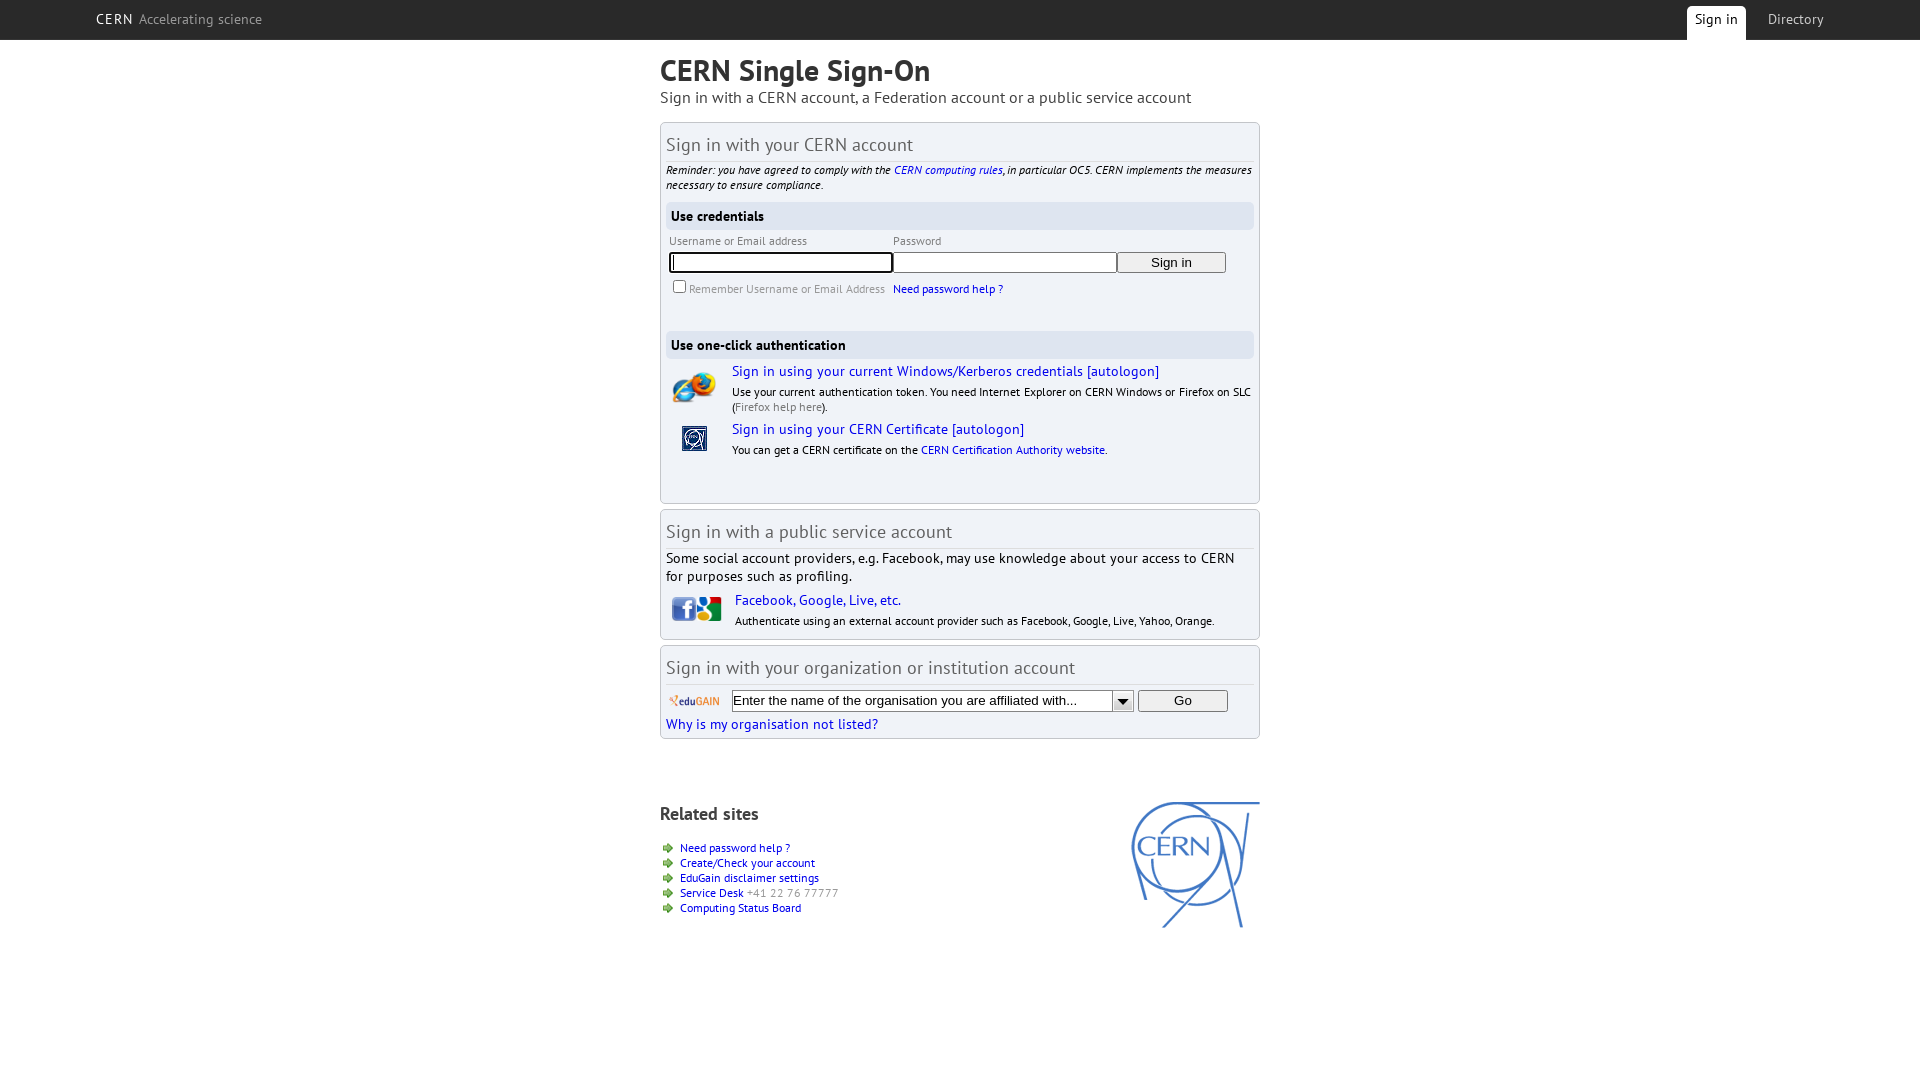 Image resolution: width=1920 pixels, height=1080 pixels. Describe the element at coordinates (777, 405) in the screenshot. I see `'Firefox help here'` at that location.